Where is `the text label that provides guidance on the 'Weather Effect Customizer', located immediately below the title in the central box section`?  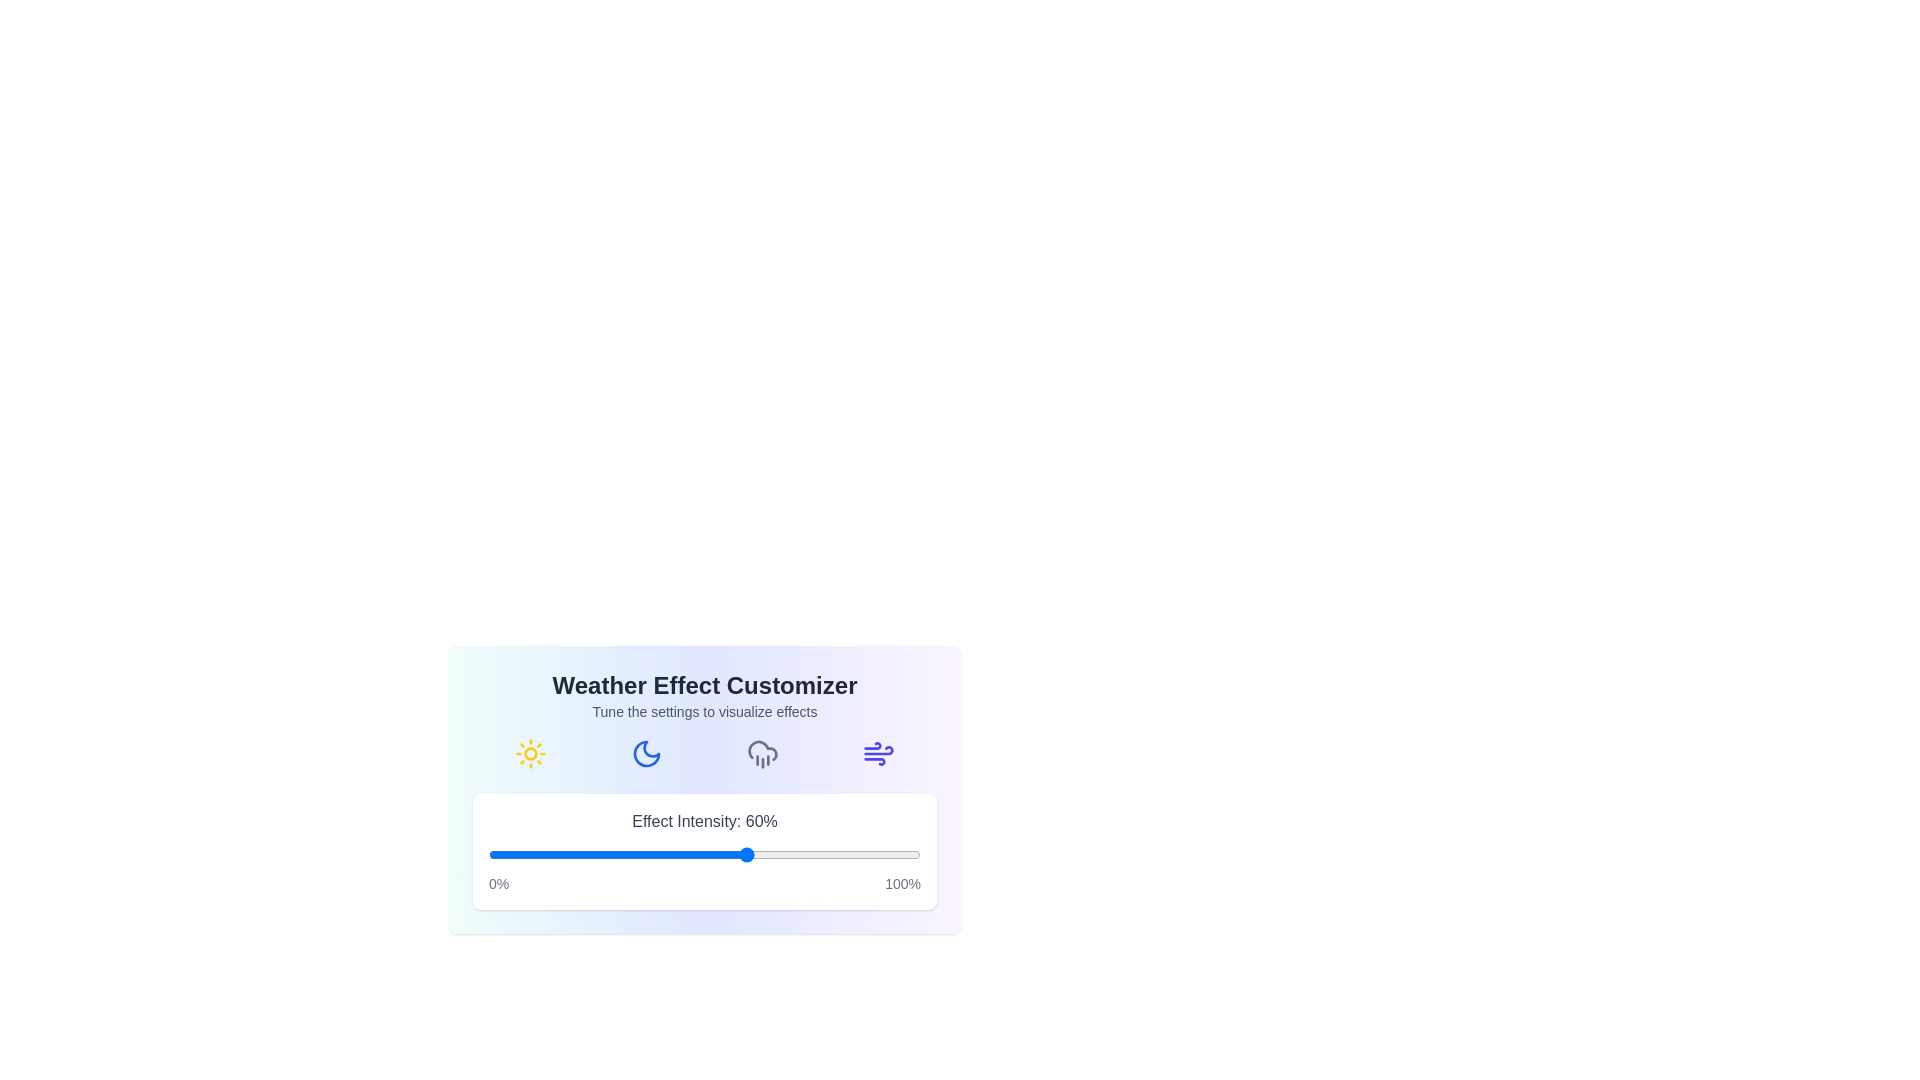 the text label that provides guidance on the 'Weather Effect Customizer', located immediately below the title in the central box section is located at coordinates (705, 711).